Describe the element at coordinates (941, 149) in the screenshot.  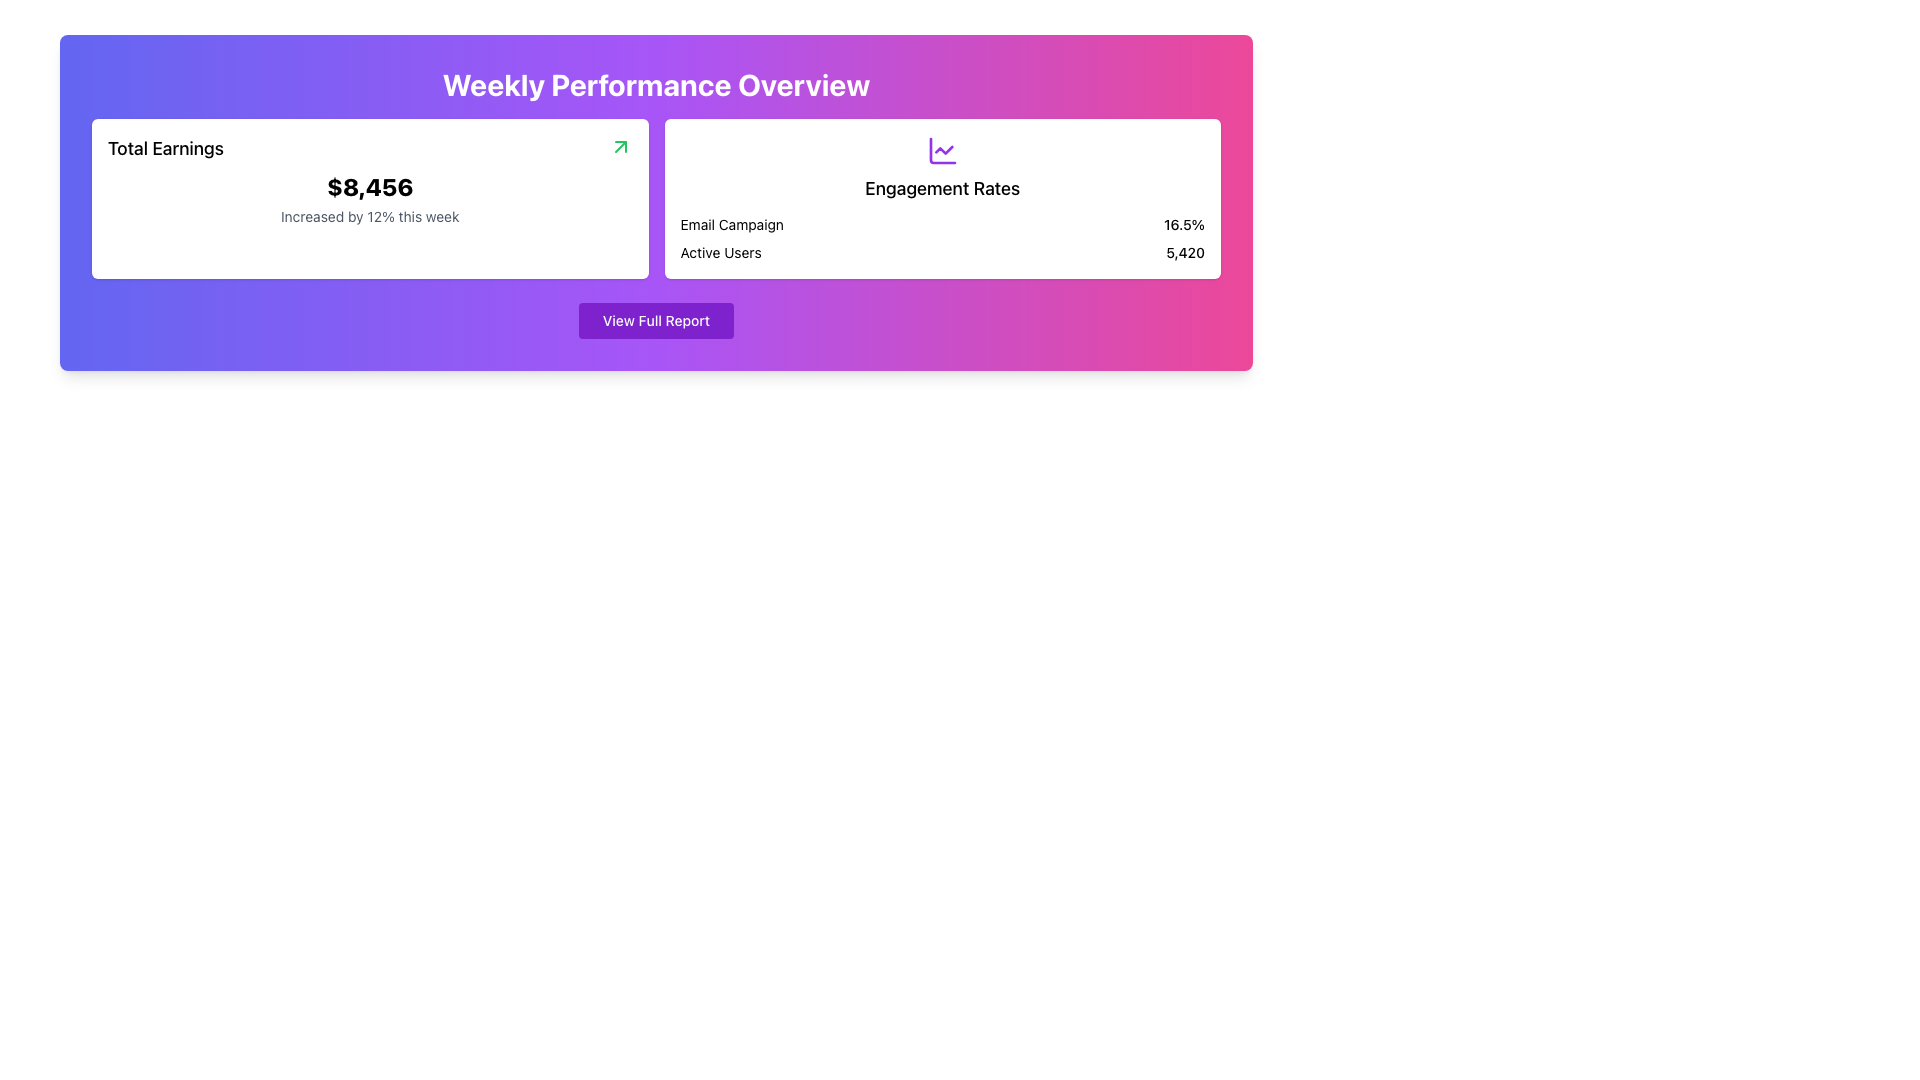
I see `the SVG icon representing a line chart, which is located at the top-right of the 'Engagement Rates' card, above its descriptive text and numerical information` at that location.